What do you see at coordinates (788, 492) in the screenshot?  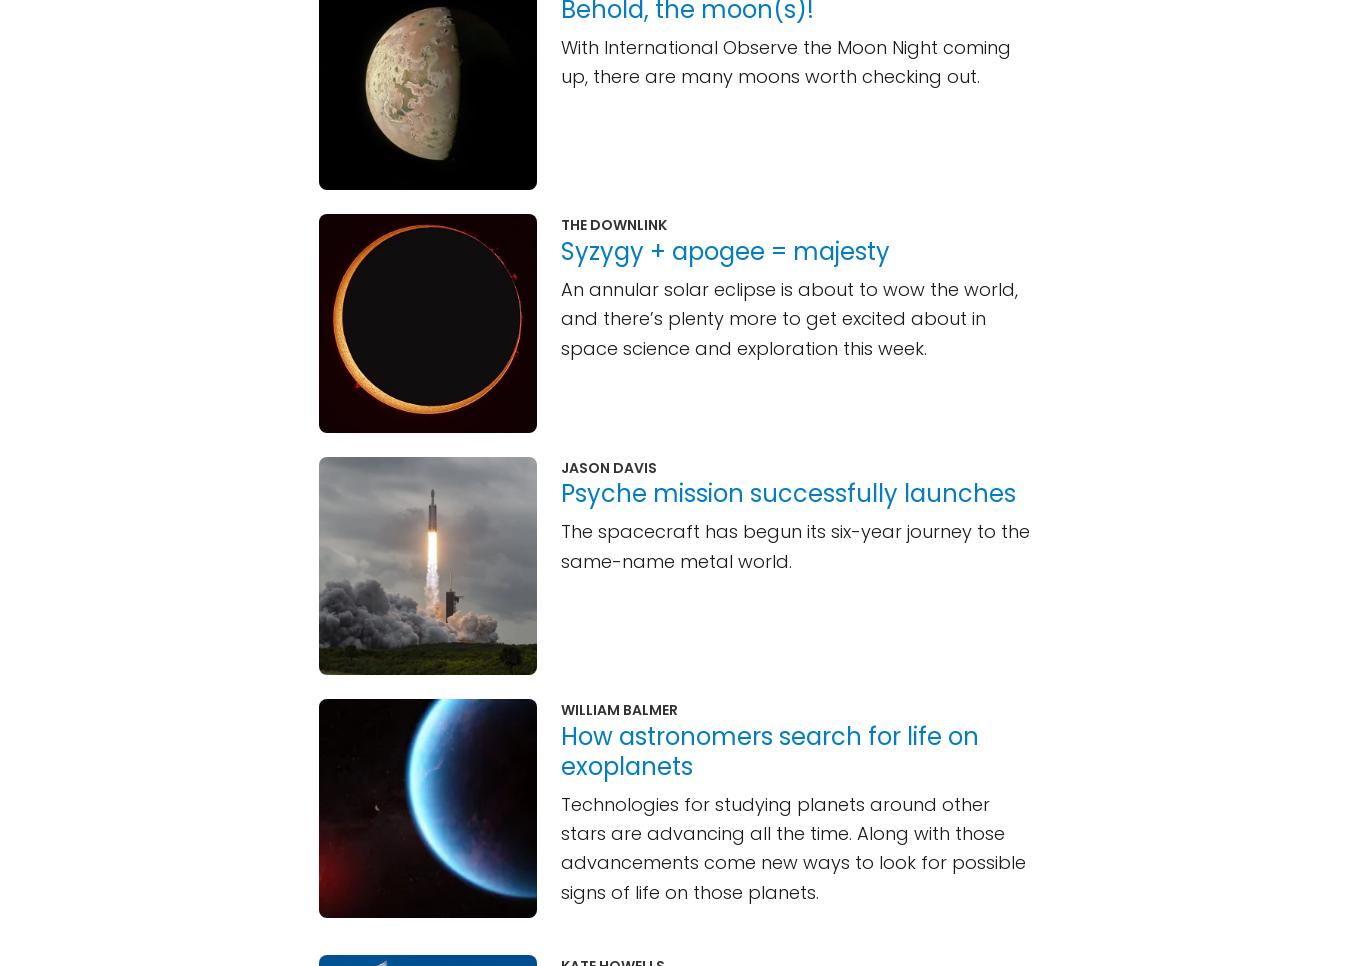 I see `'Psyche mission successfully launches'` at bounding box center [788, 492].